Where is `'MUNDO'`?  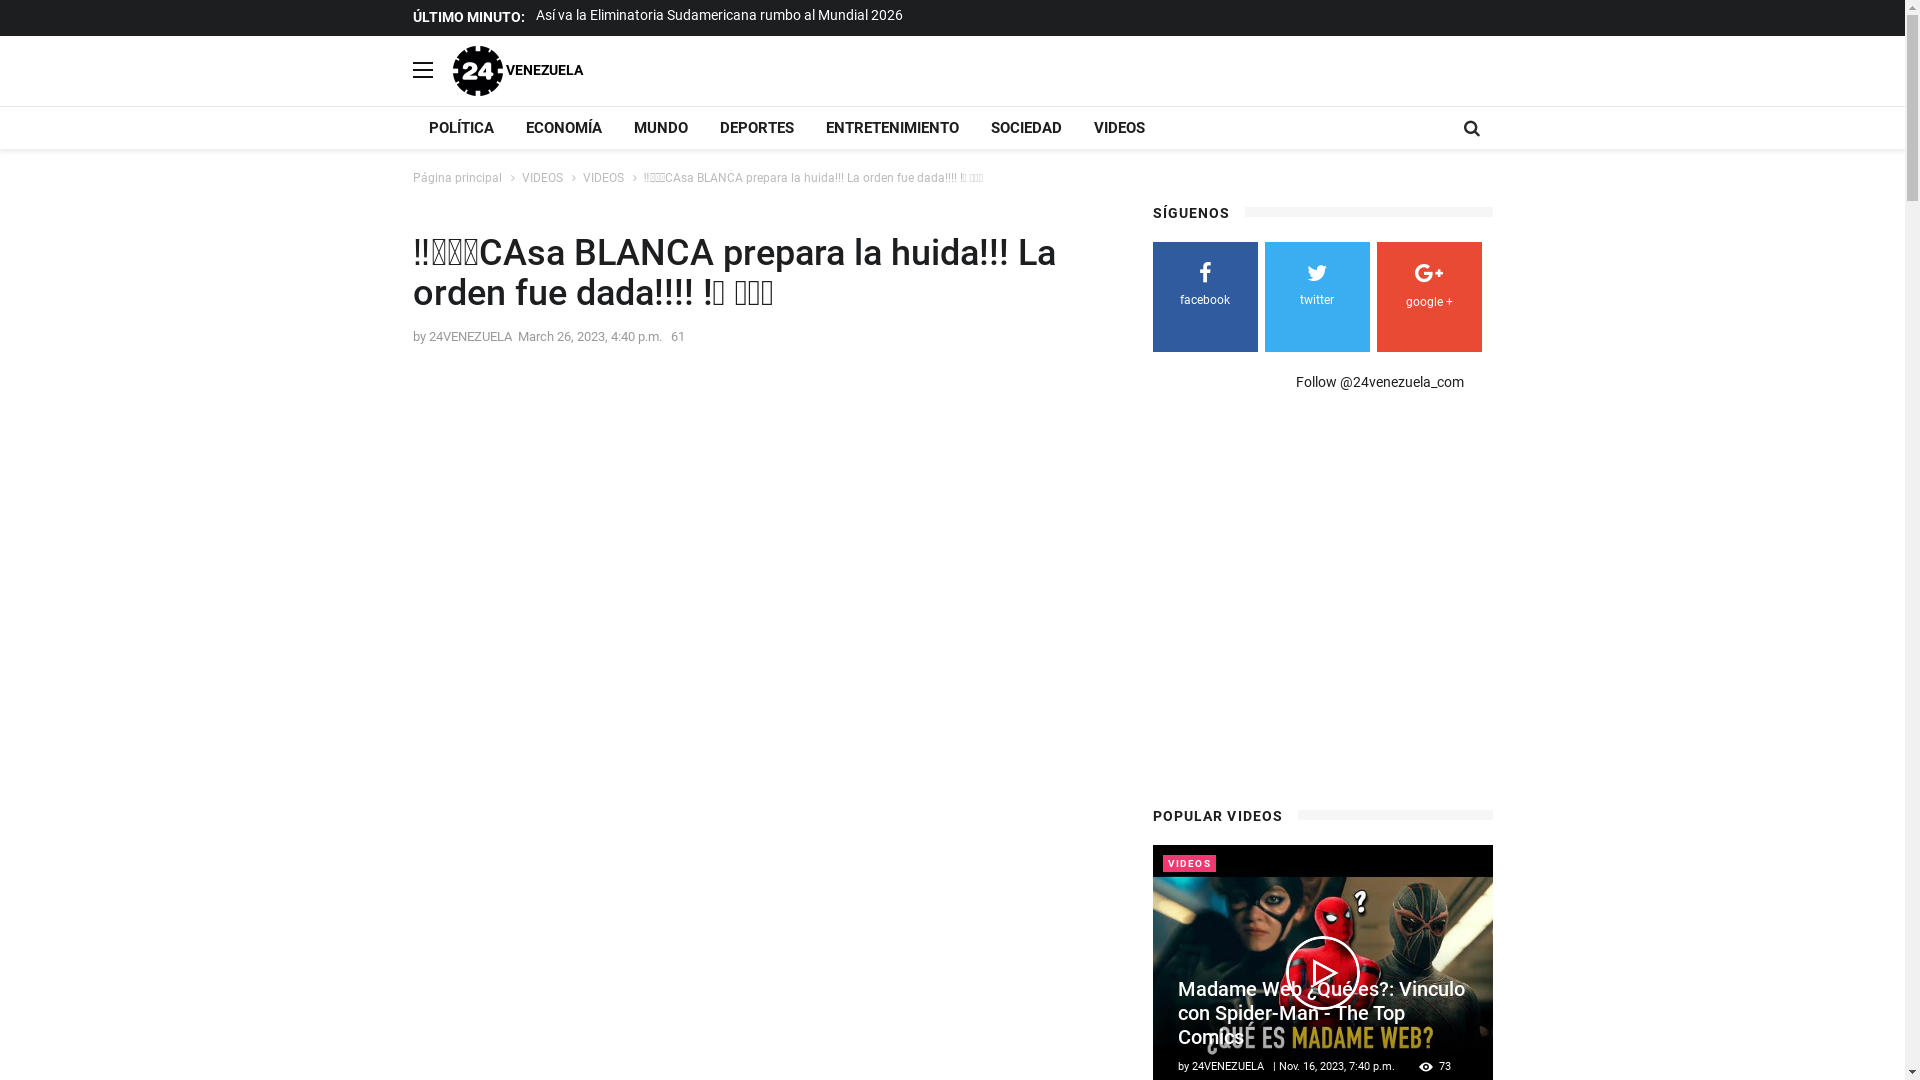
'MUNDO' is located at coordinates (661, 127).